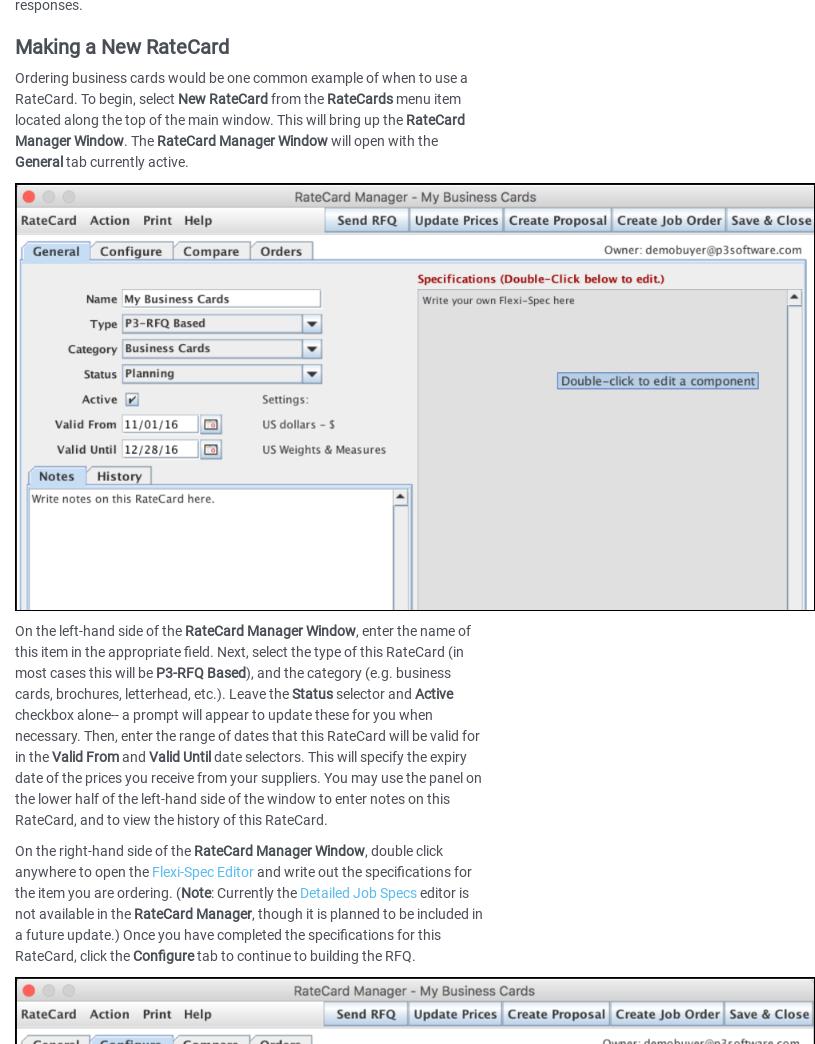 This screenshot has height=1044, width=815. I want to click on 'On the left-hand side of the', so click(99, 629).